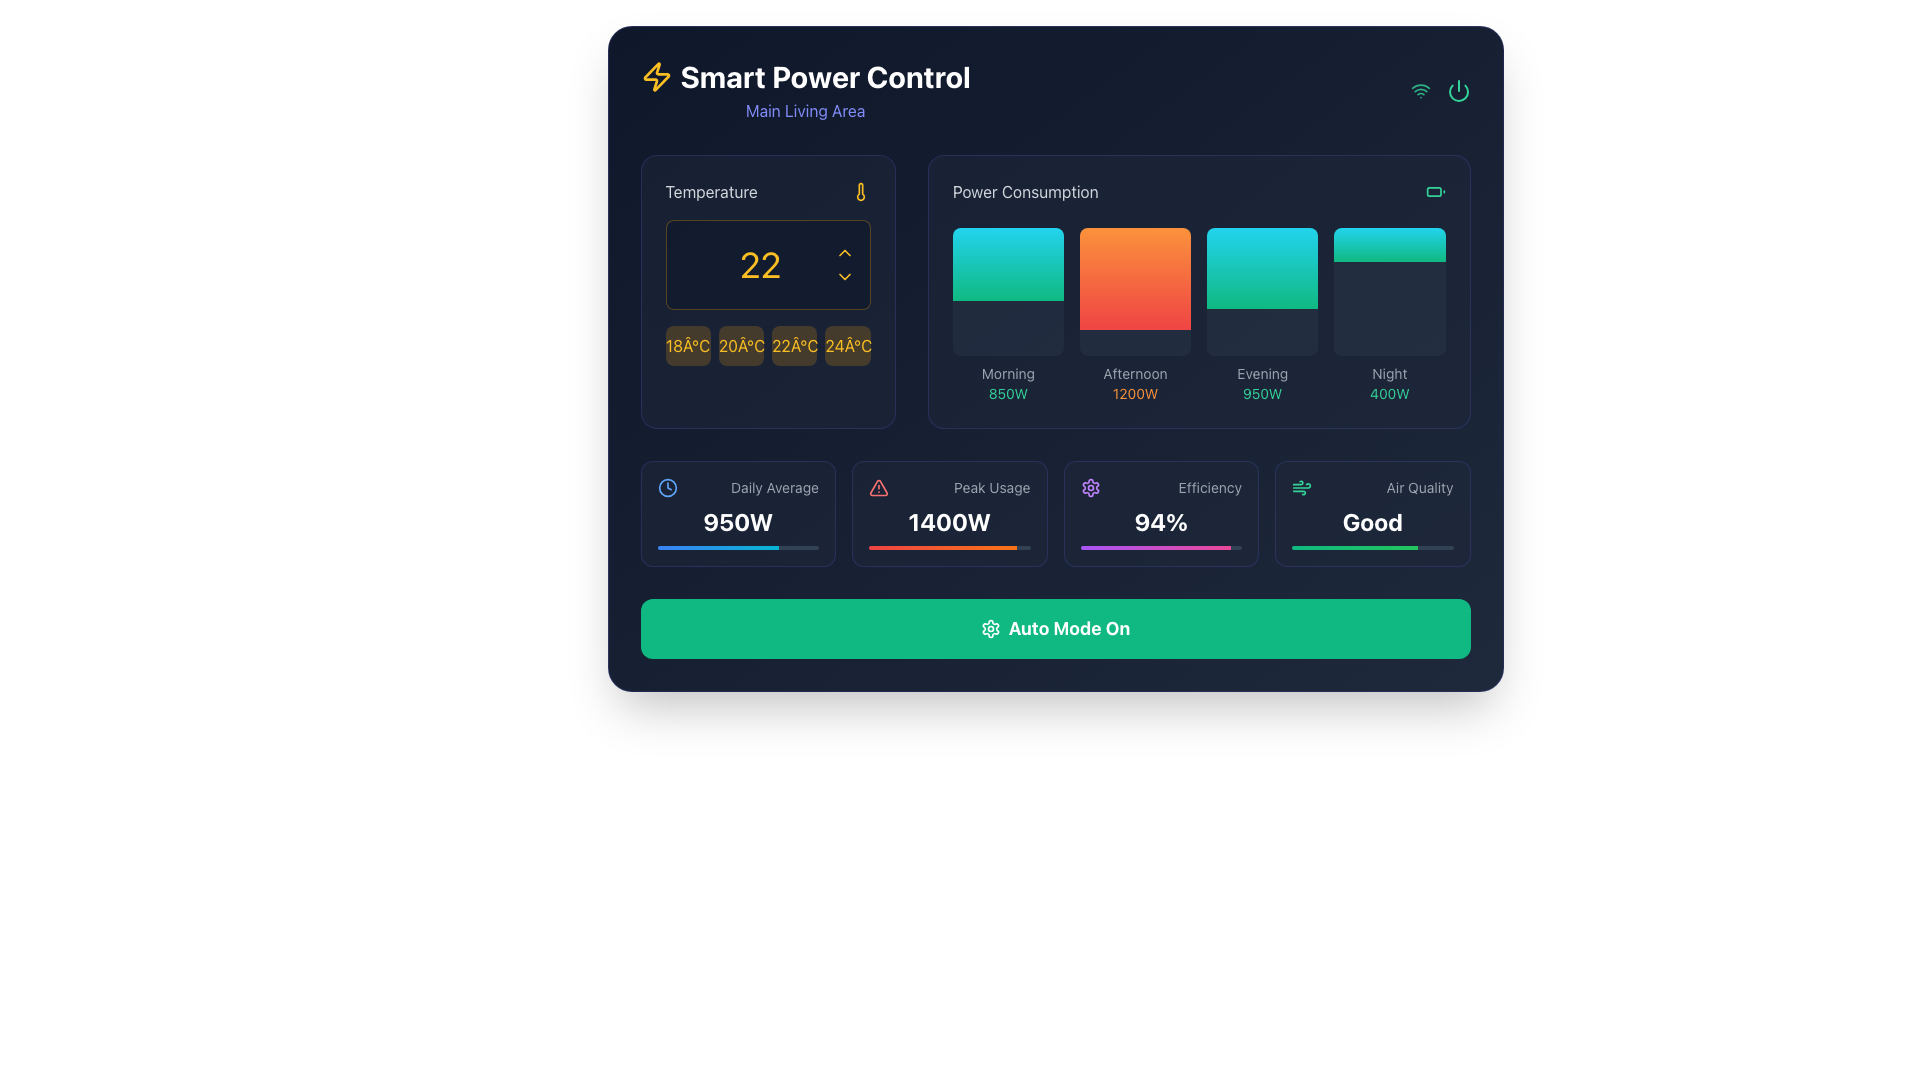 The height and width of the screenshot is (1080, 1920). What do you see at coordinates (942, 547) in the screenshot?
I see `the rectangular progress bar with a gradient background transitioning from red to orange in the Efficiency section of the interface` at bounding box center [942, 547].